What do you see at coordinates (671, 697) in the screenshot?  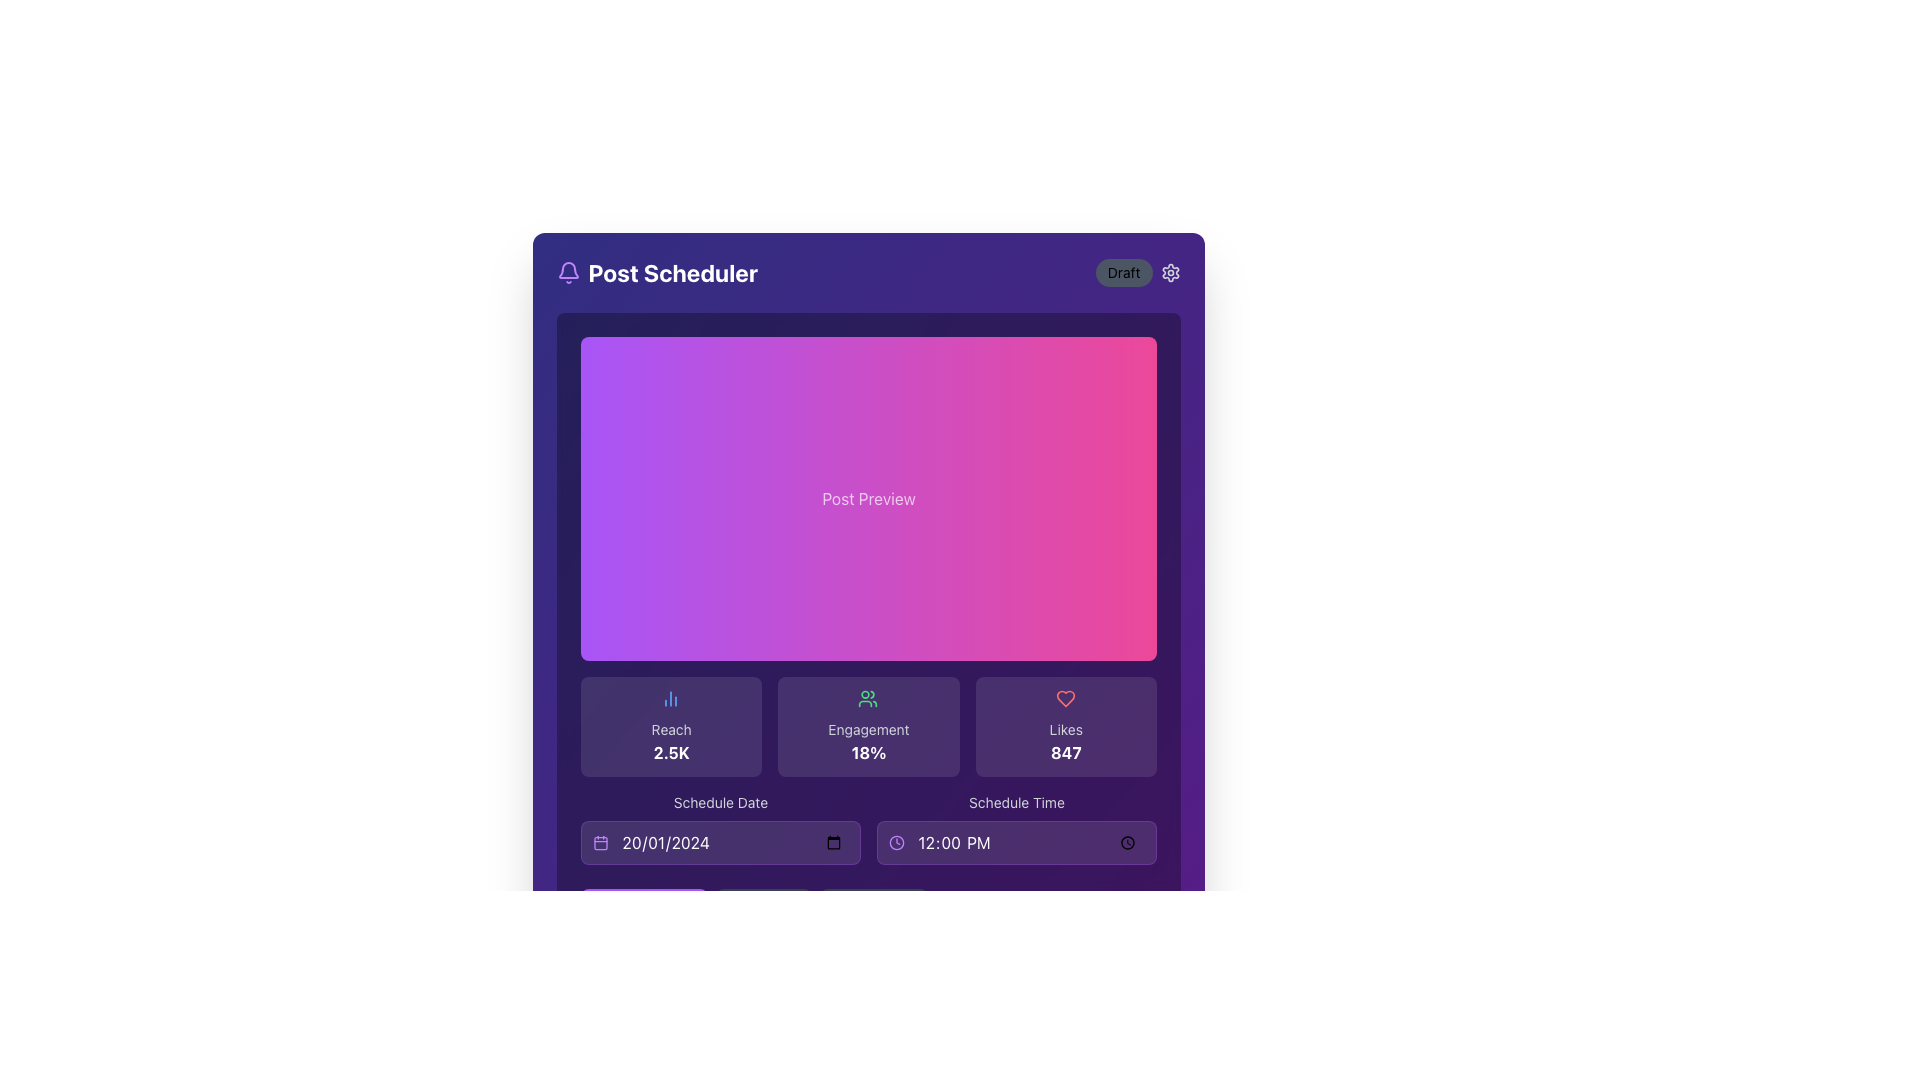 I see `the 'Reach' metric icon located in the first panel displaying '2.5K' above the date and time selectors` at bounding box center [671, 697].